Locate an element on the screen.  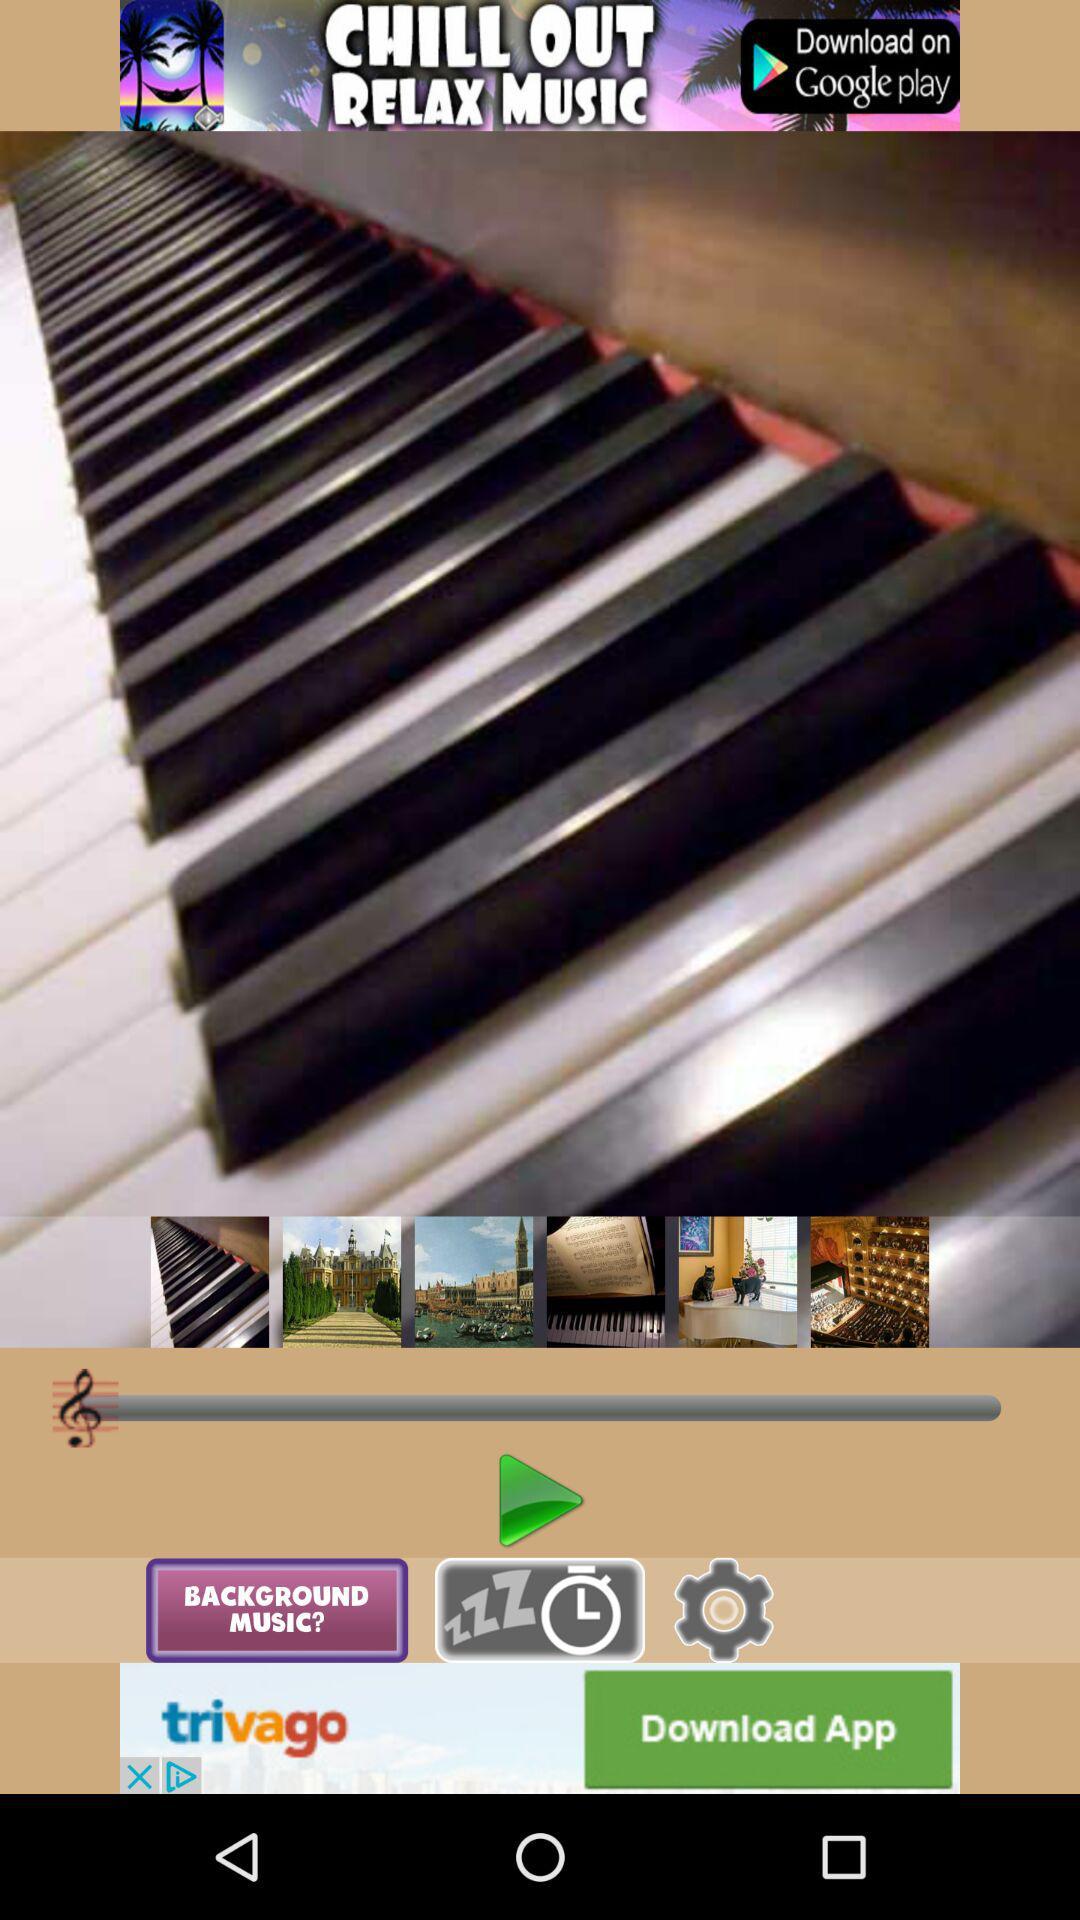
audio file is located at coordinates (209, 1282).